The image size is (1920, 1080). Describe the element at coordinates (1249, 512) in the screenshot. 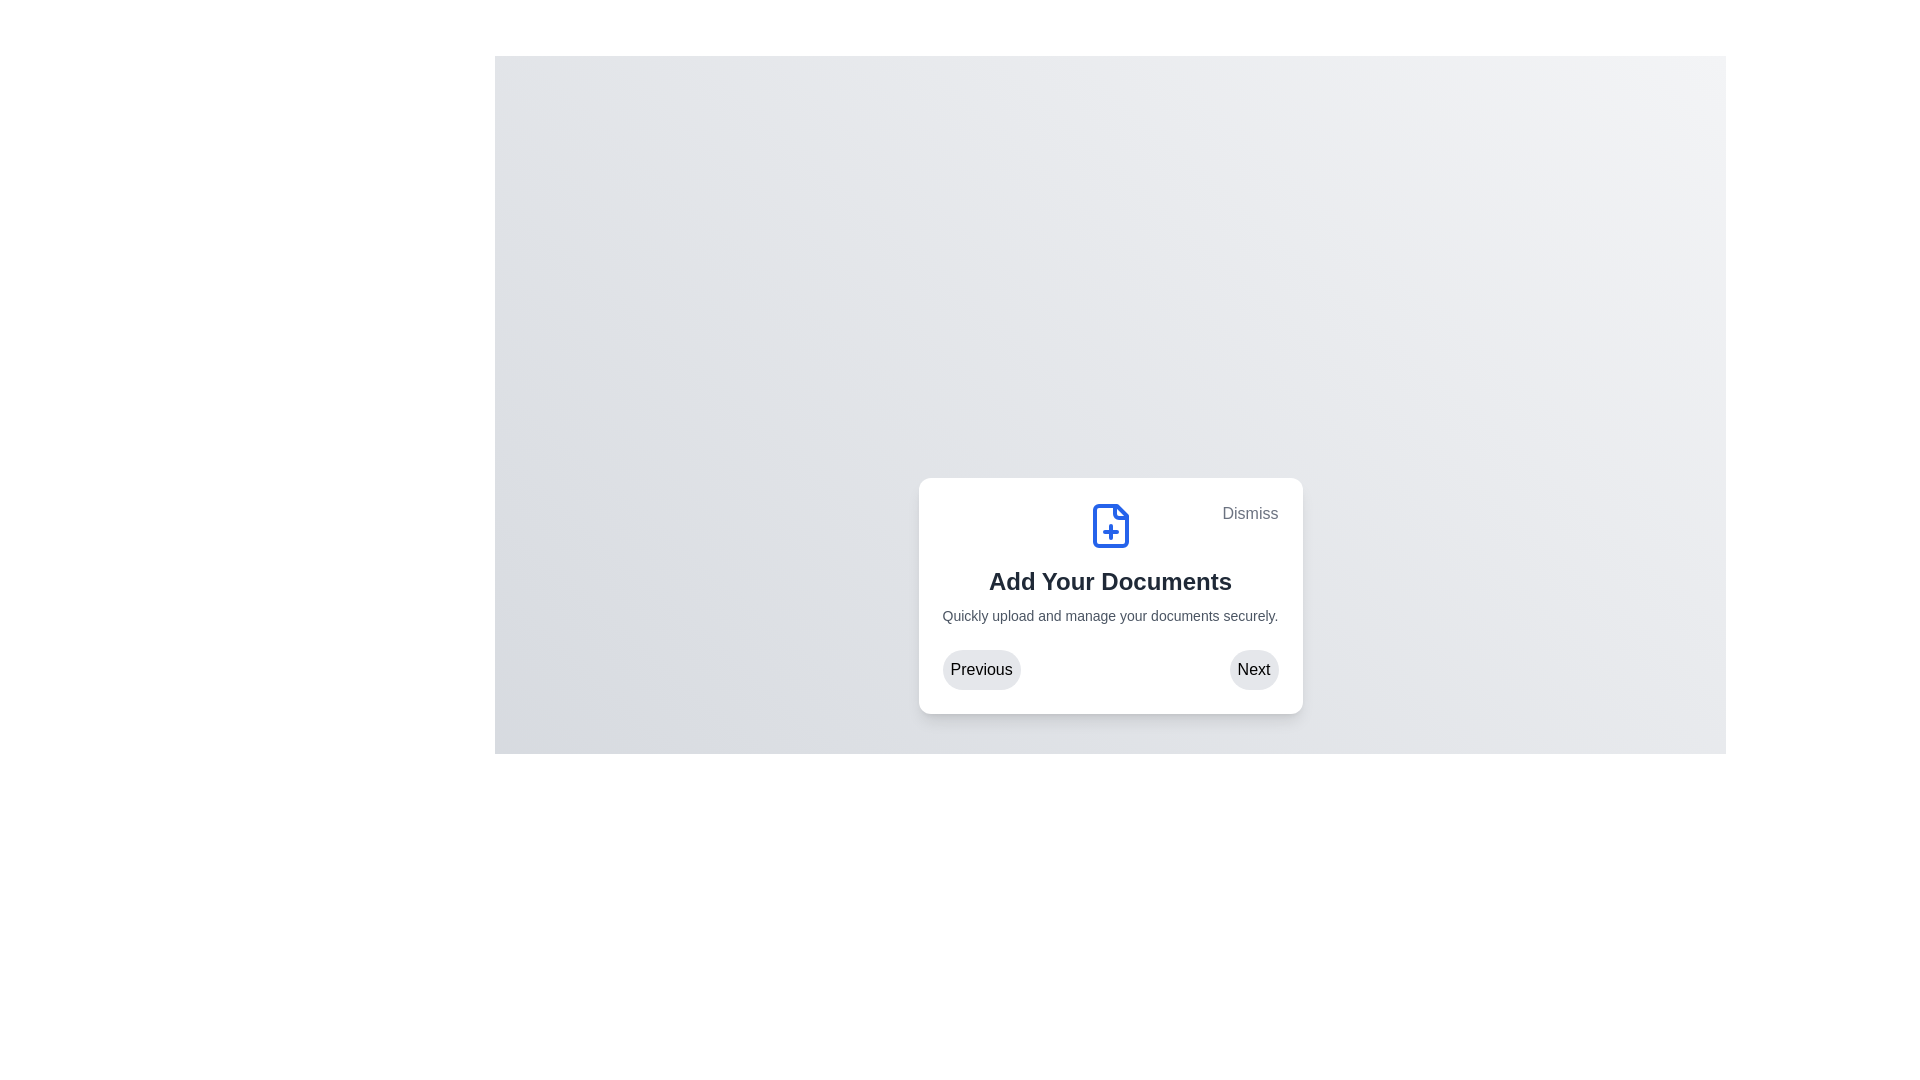

I see `the 'Dismiss' button located in the top-right corner of the modal interface to change its color for visual feedback` at that location.